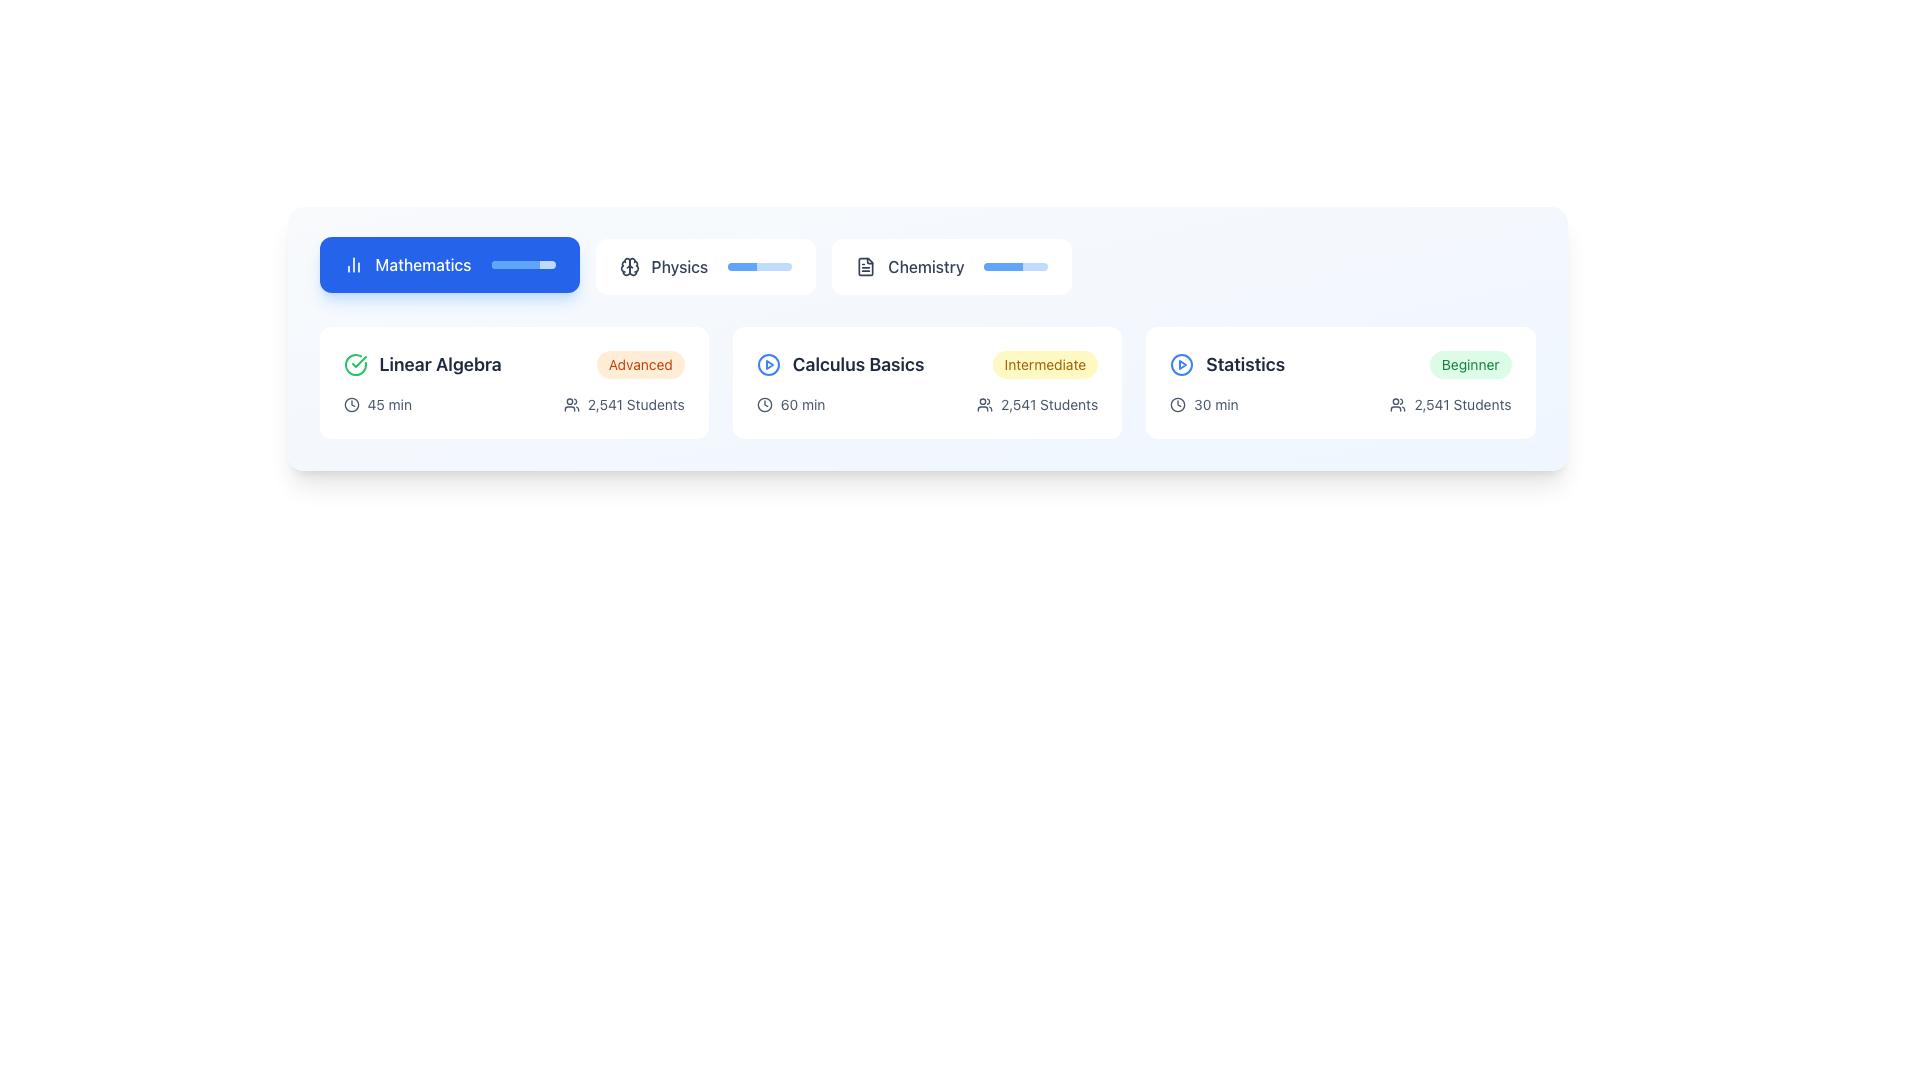  Describe the element at coordinates (866, 265) in the screenshot. I see `the document icon next to the 'Chemistry' label, which represents text inside and is styled with a dark thin stroke` at that location.